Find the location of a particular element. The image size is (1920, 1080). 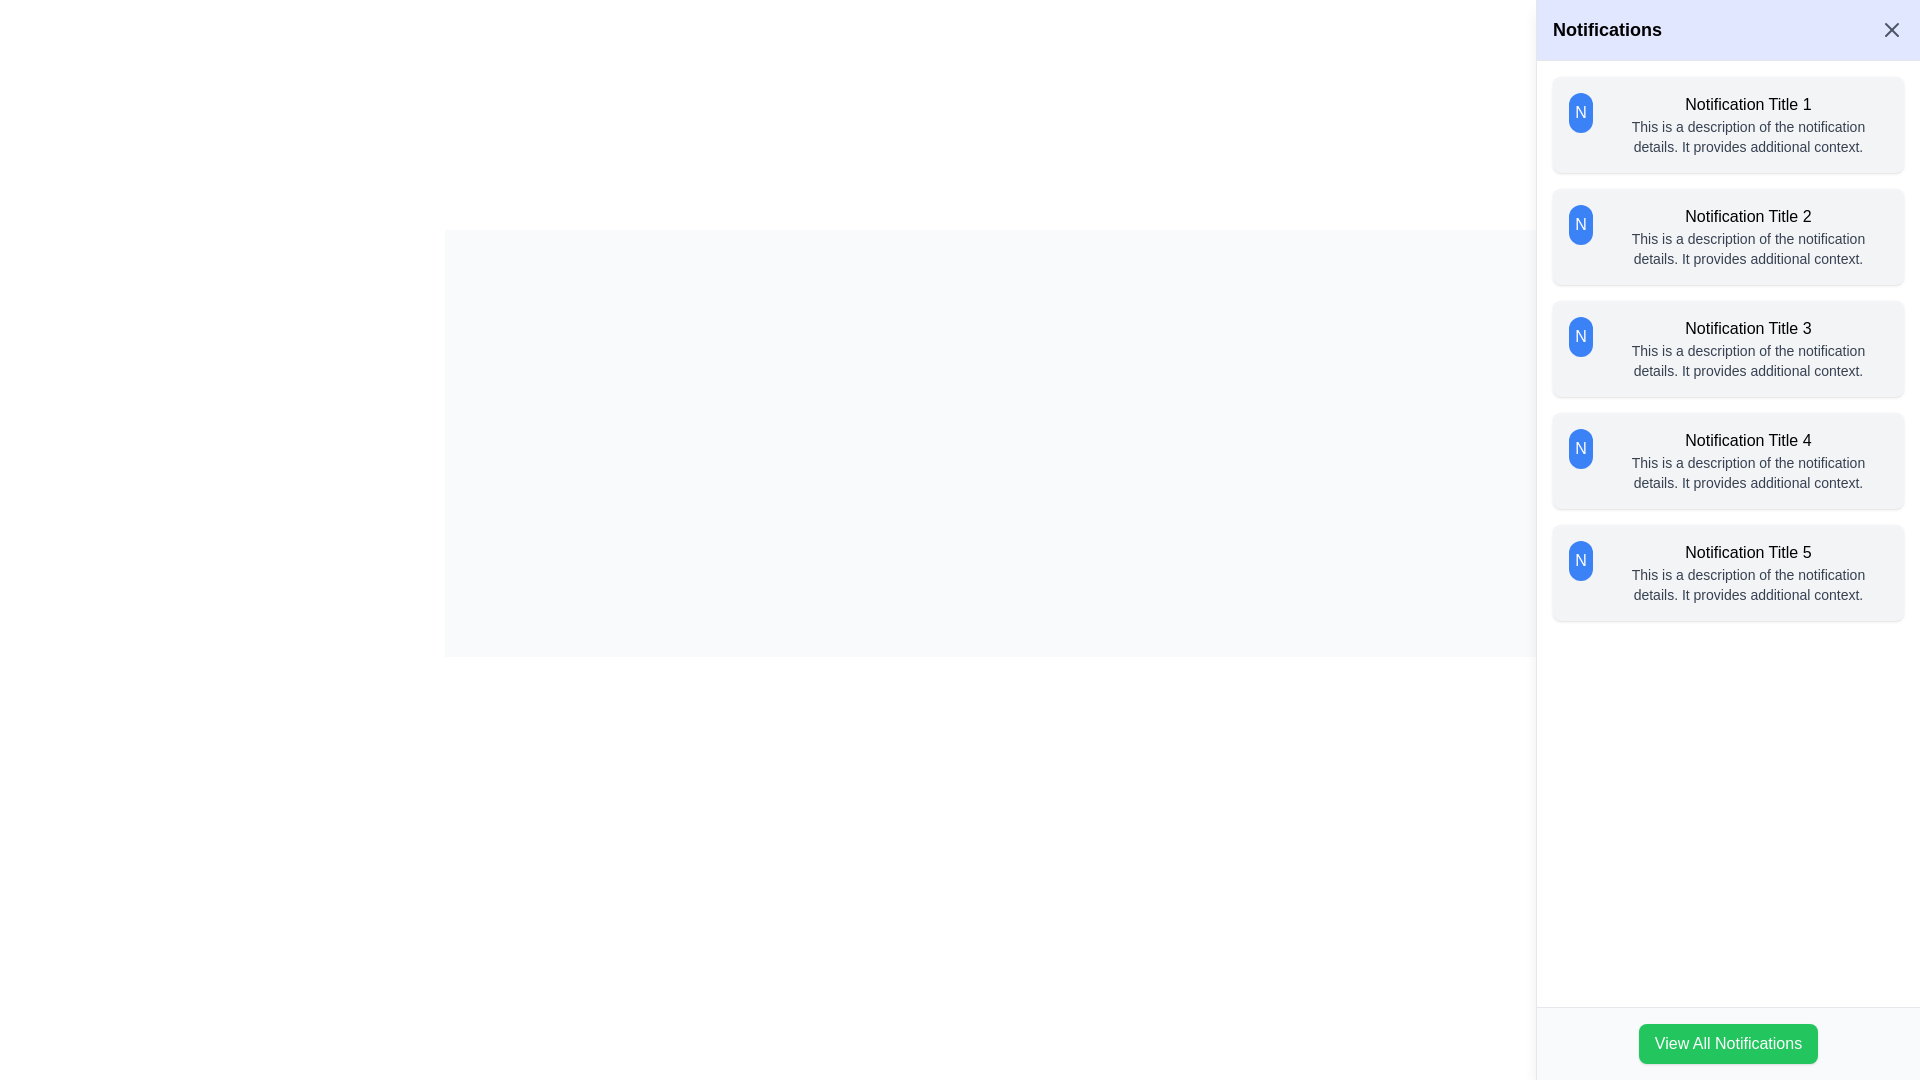

the notification icon located at the leftmost position of the fourth notification card is located at coordinates (1579, 447).